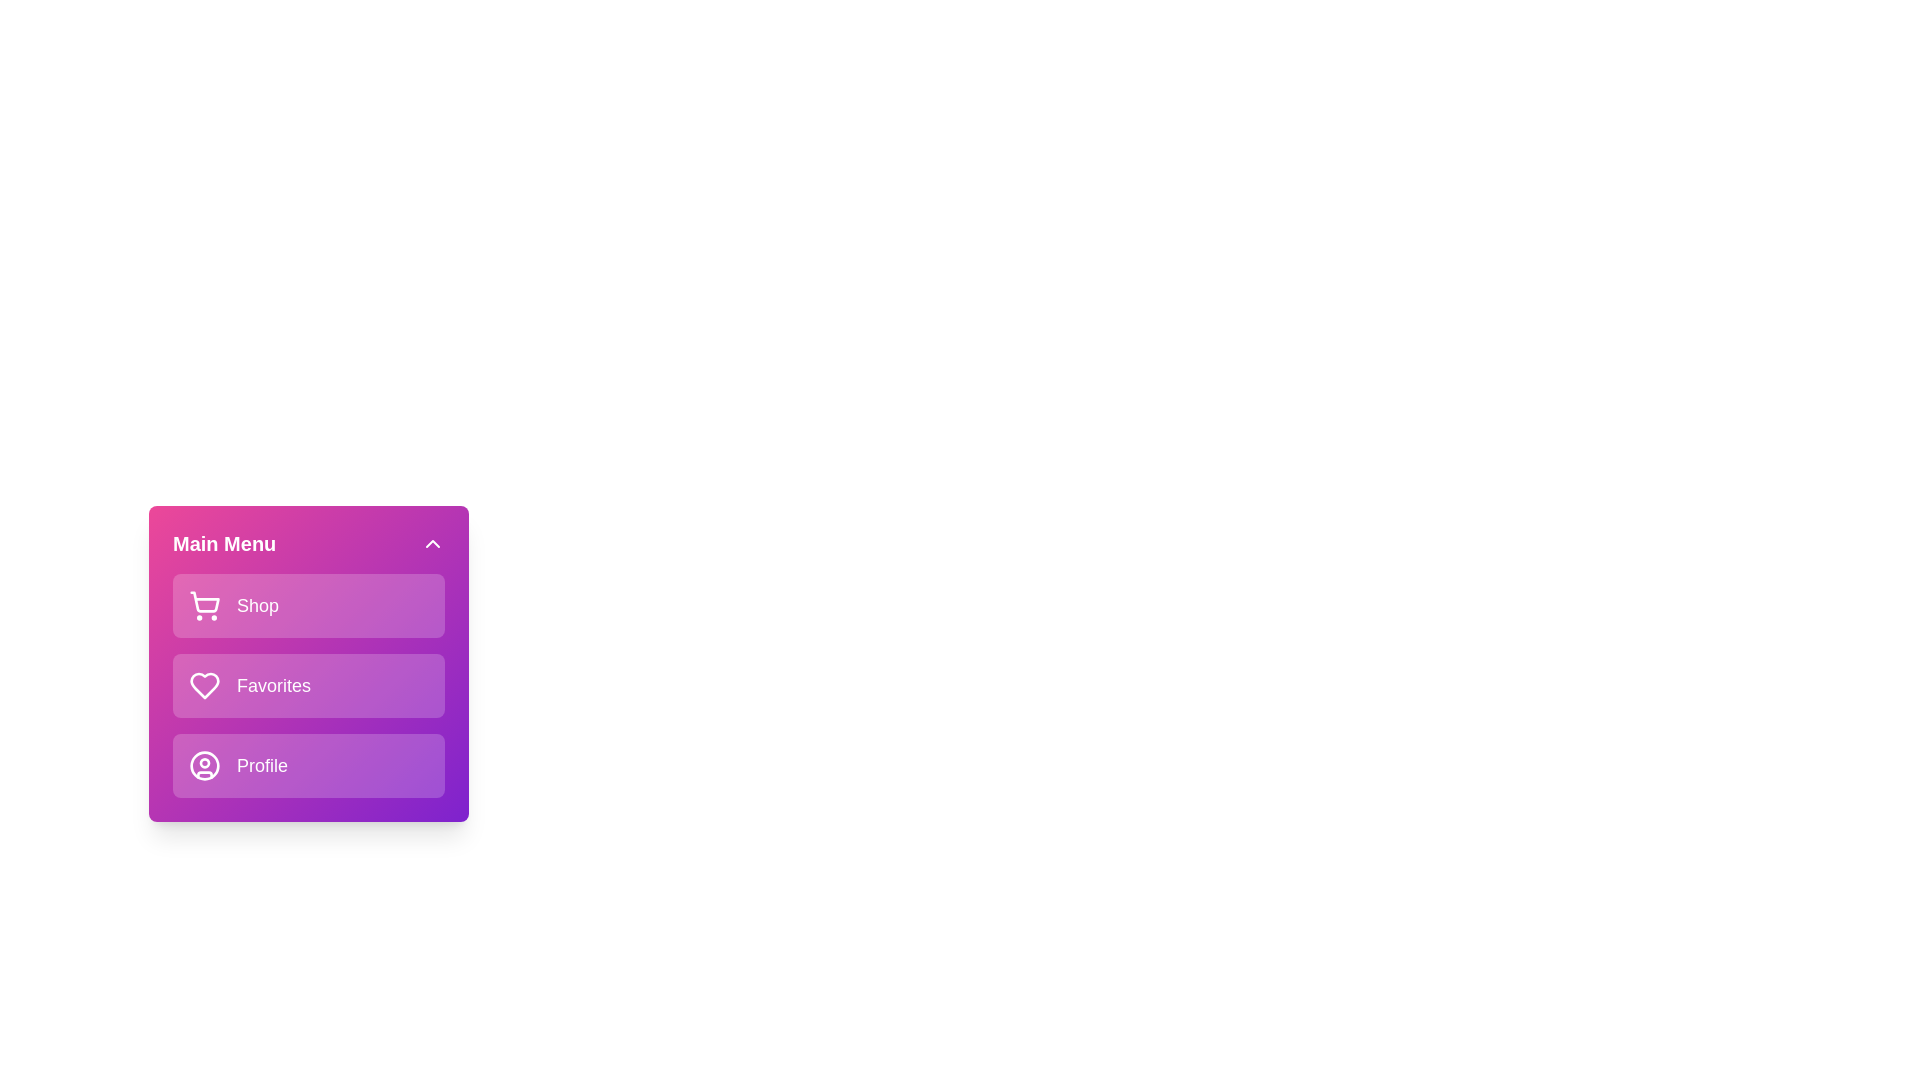 The height and width of the screenshot is (1080, 1920). Describe the element at coordinates (431, 543) in the screenshot. I see `toggle button to toggle the visibility of the menu` at that location.